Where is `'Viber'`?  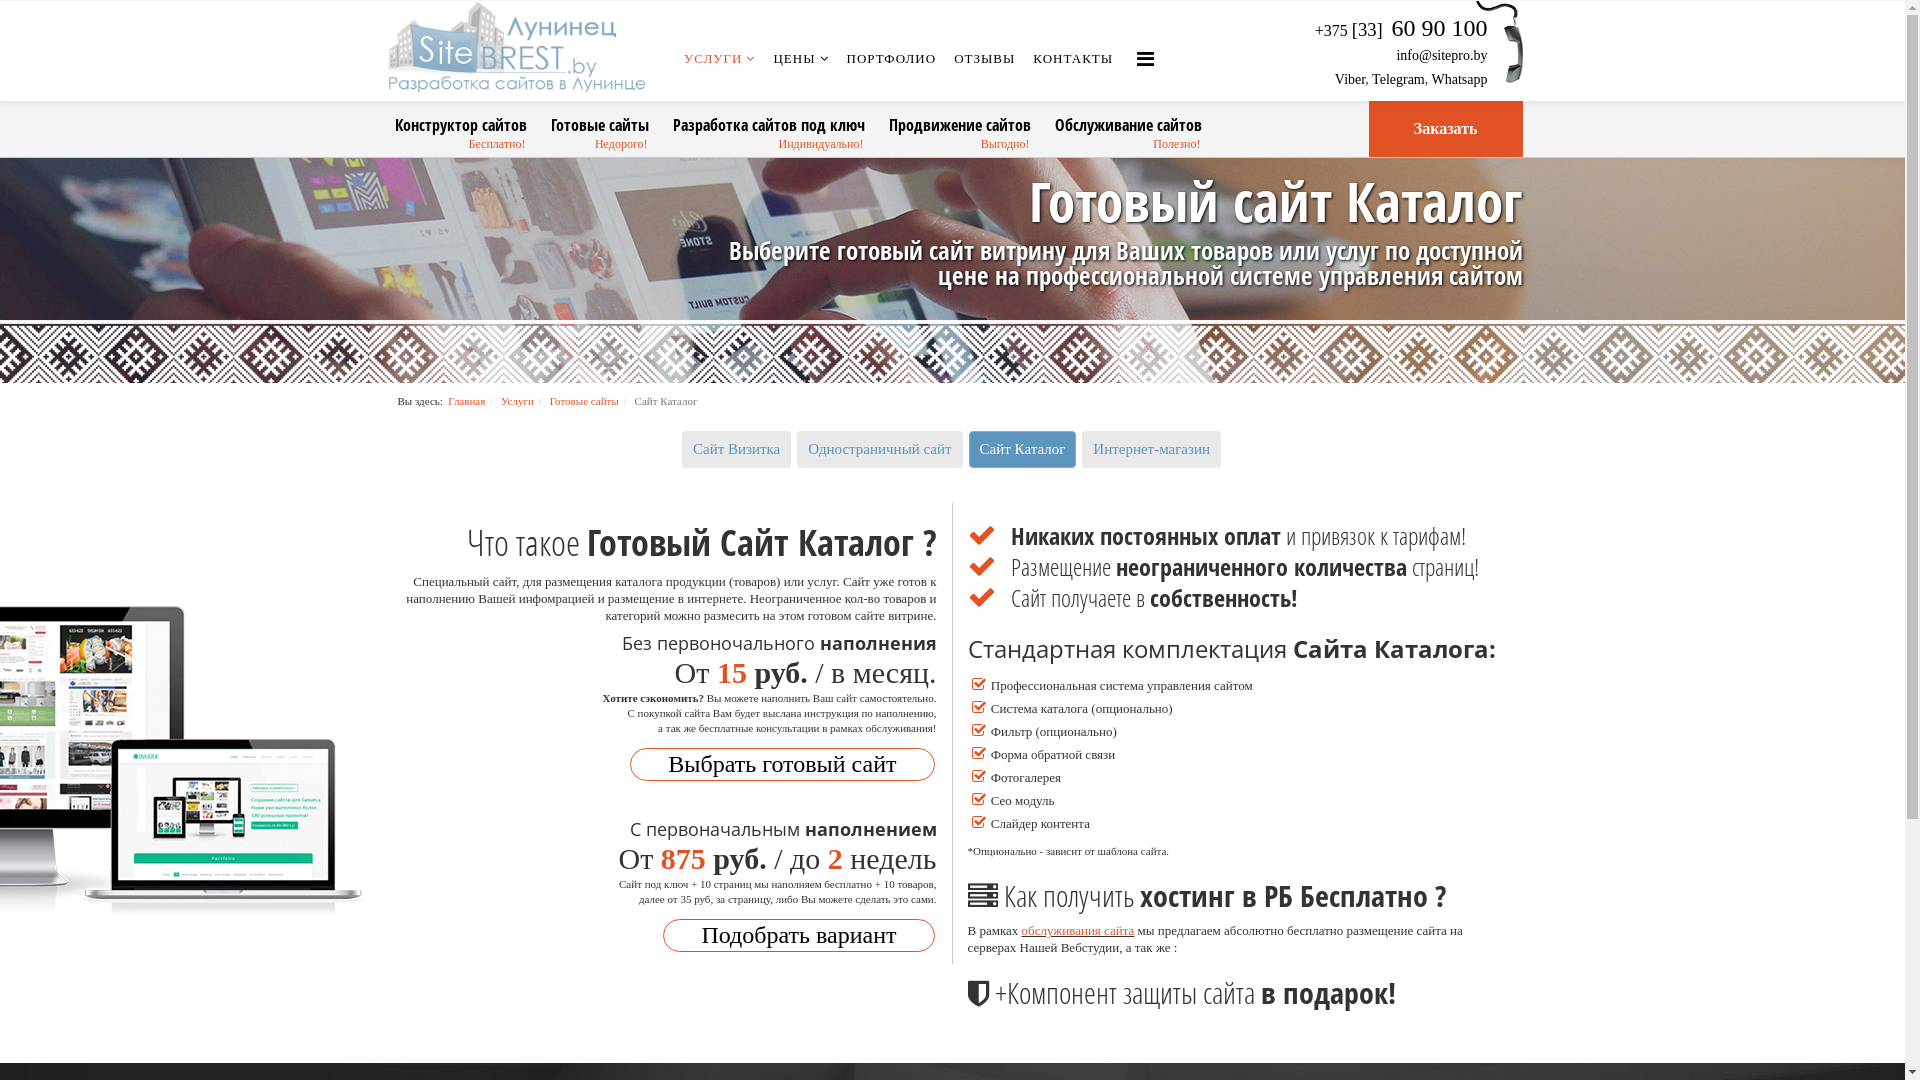 'Viber' is located at coordinates (1349, 78).